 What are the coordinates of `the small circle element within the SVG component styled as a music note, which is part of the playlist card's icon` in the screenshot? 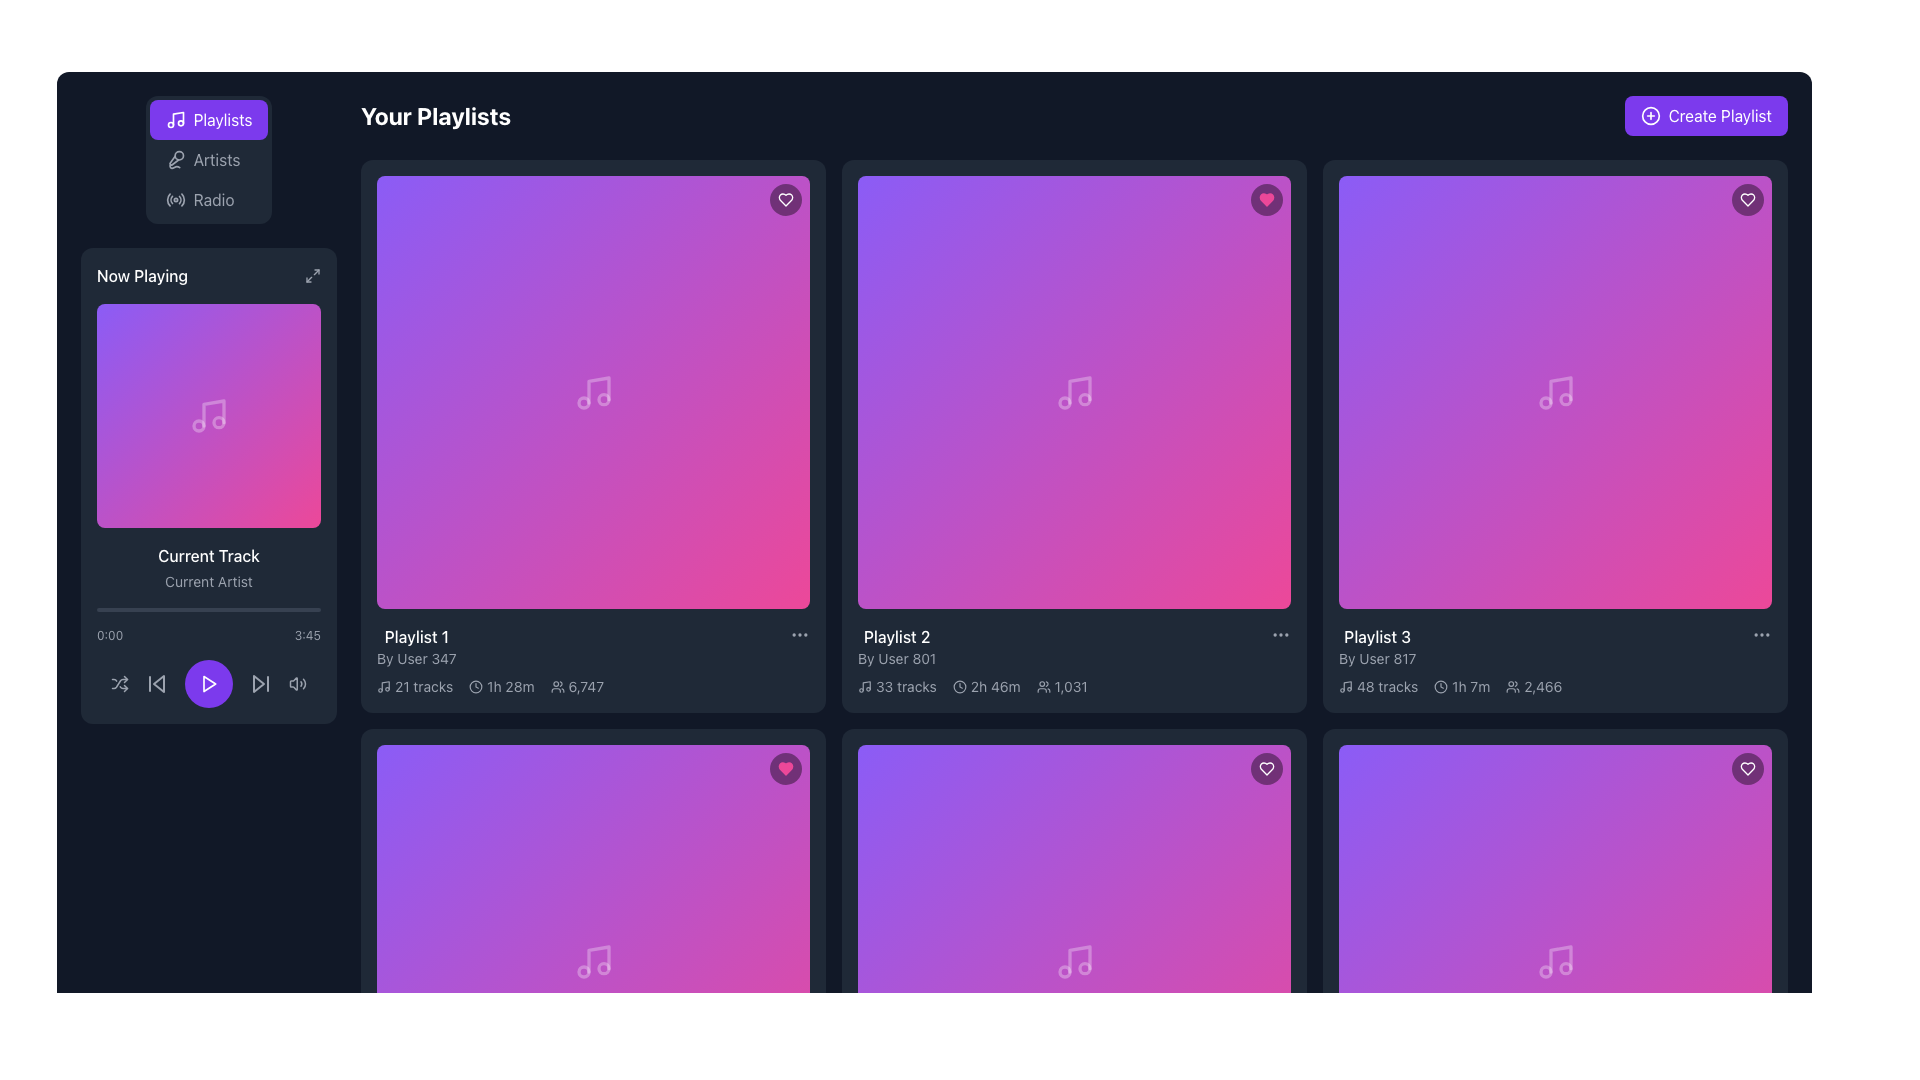 It's located at (1083, 399).